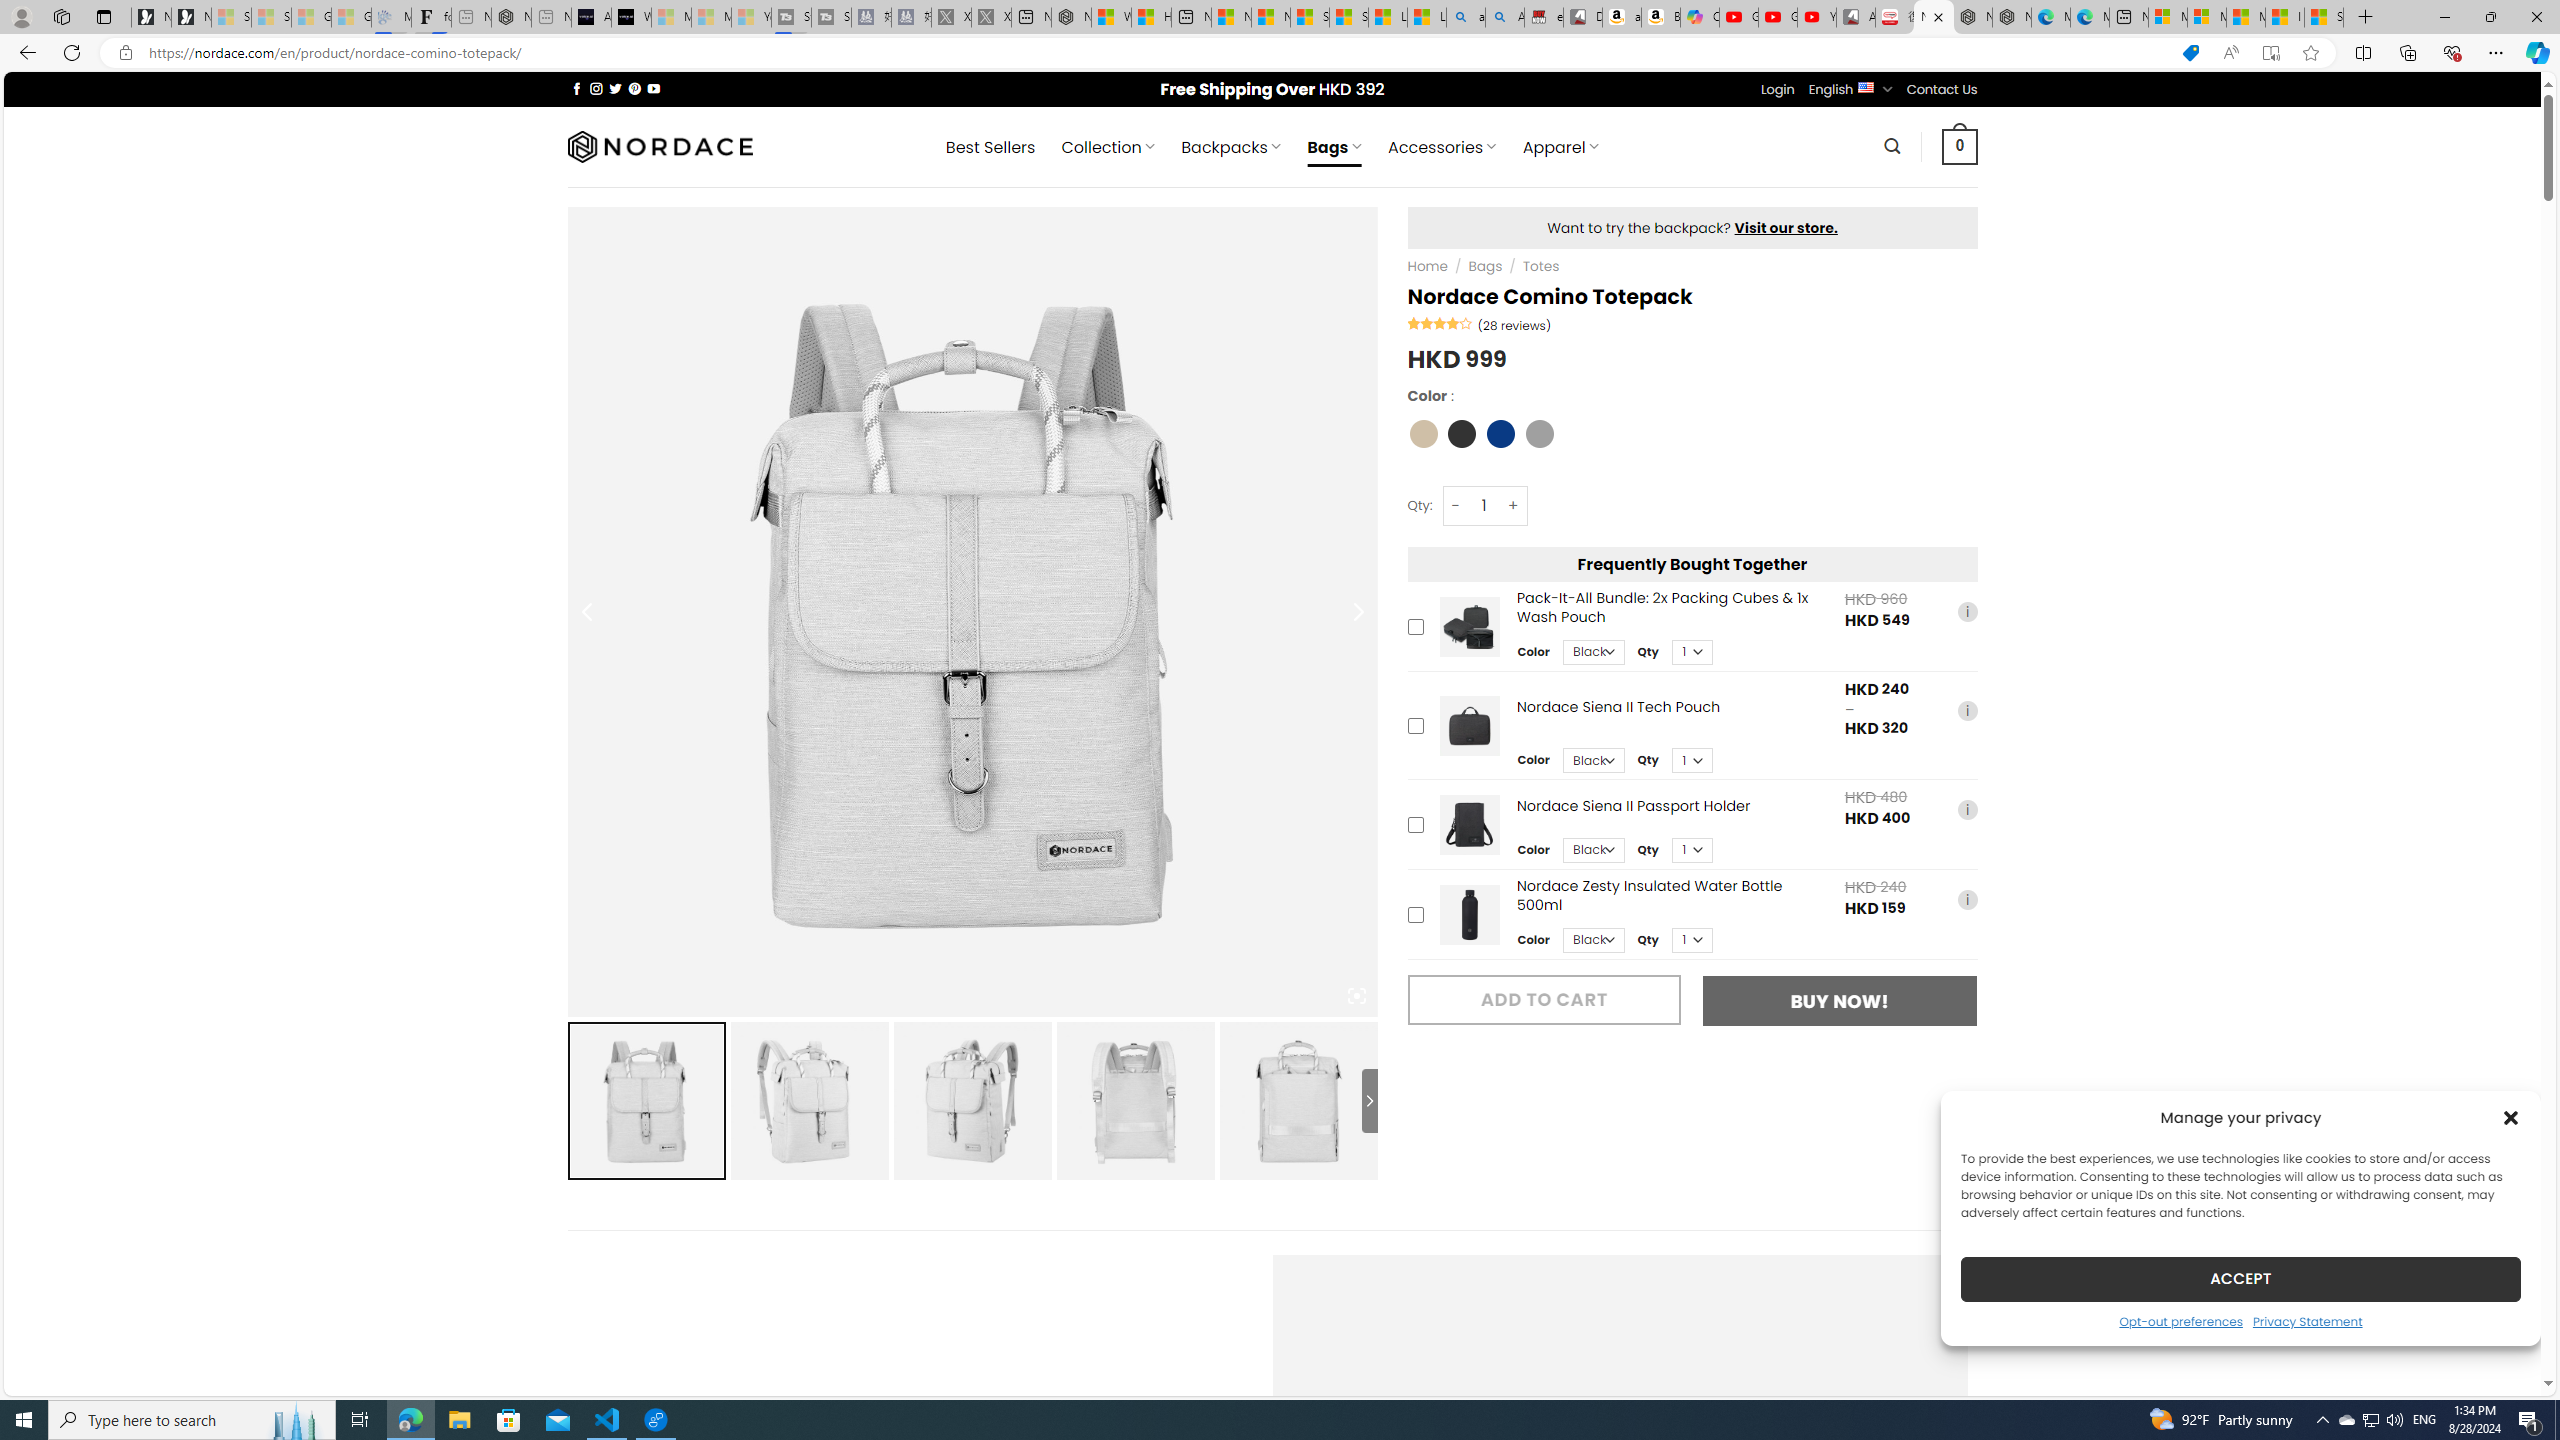 The width and height of the screenshot is (2560, 1440). Describe the element at coordinates (1110, 16) in the screenshot. I see `'Wildlife - MSN'` at that location.